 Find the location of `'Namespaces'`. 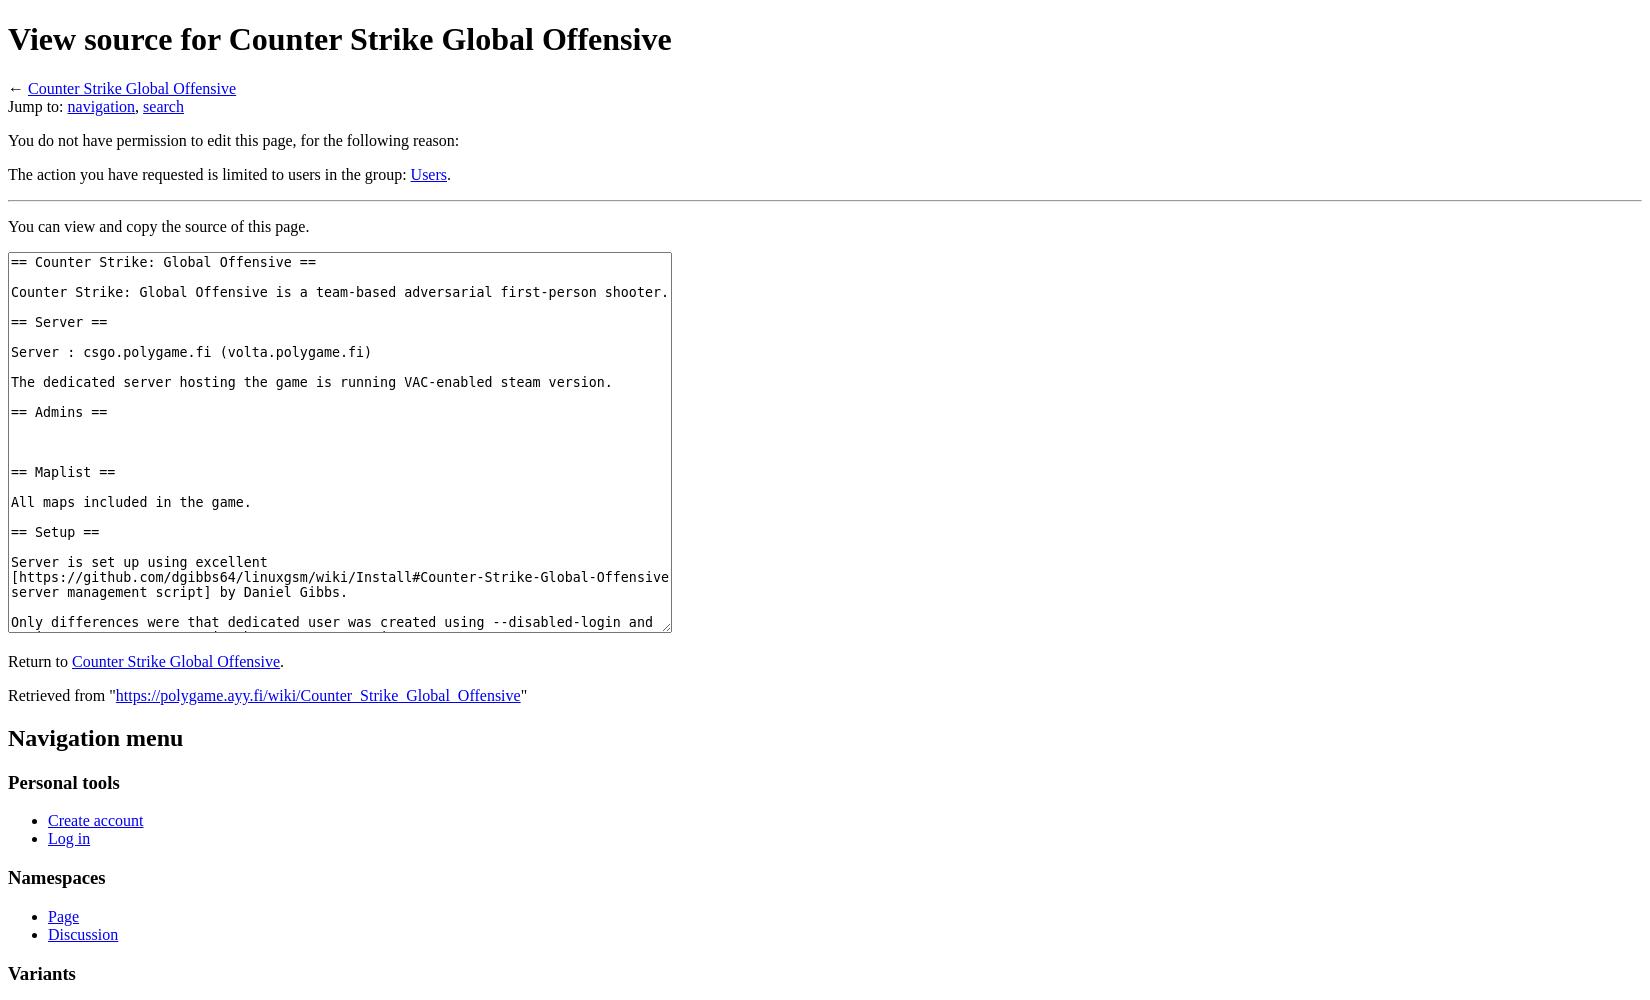

'Namespaces' is located at coordinates (56, 877).